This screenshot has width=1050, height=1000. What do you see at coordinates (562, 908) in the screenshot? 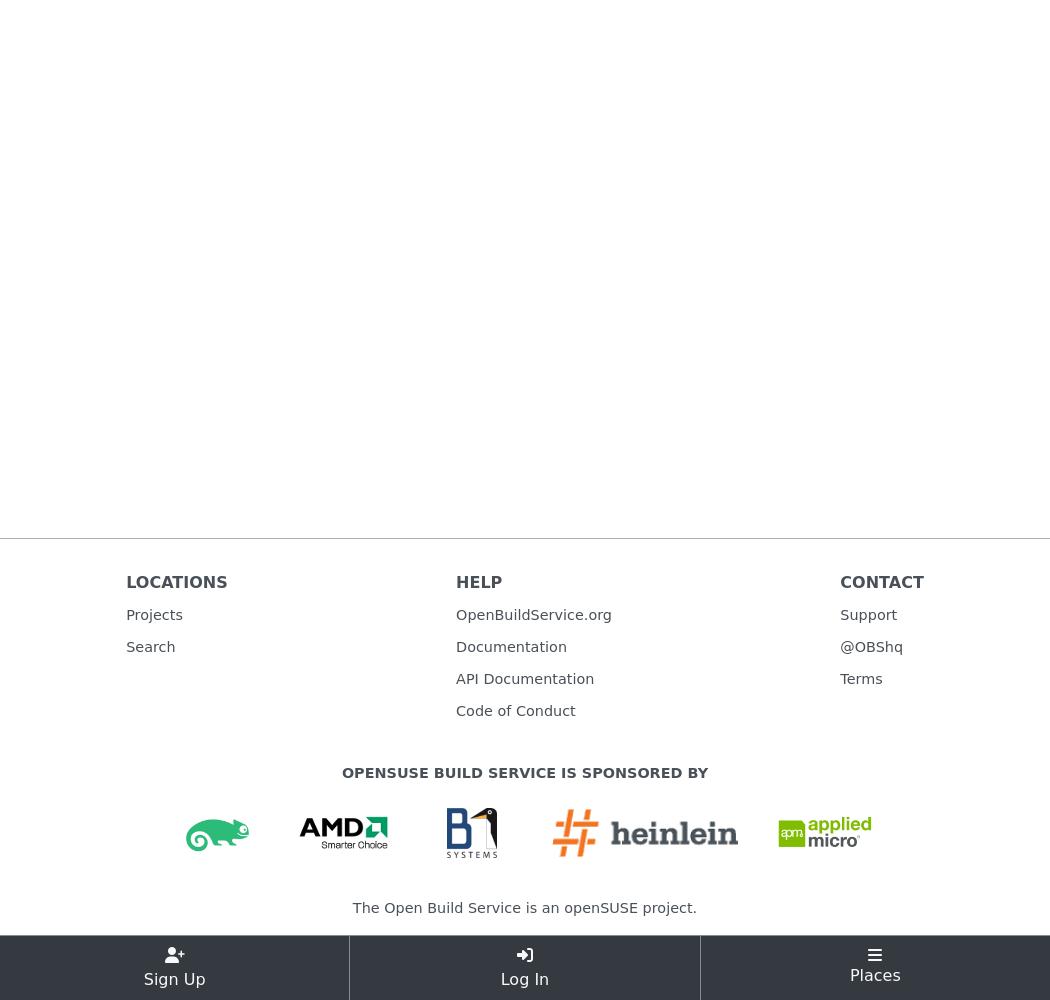
I see `'openSUSE project'` at bounding box center [562, 908].